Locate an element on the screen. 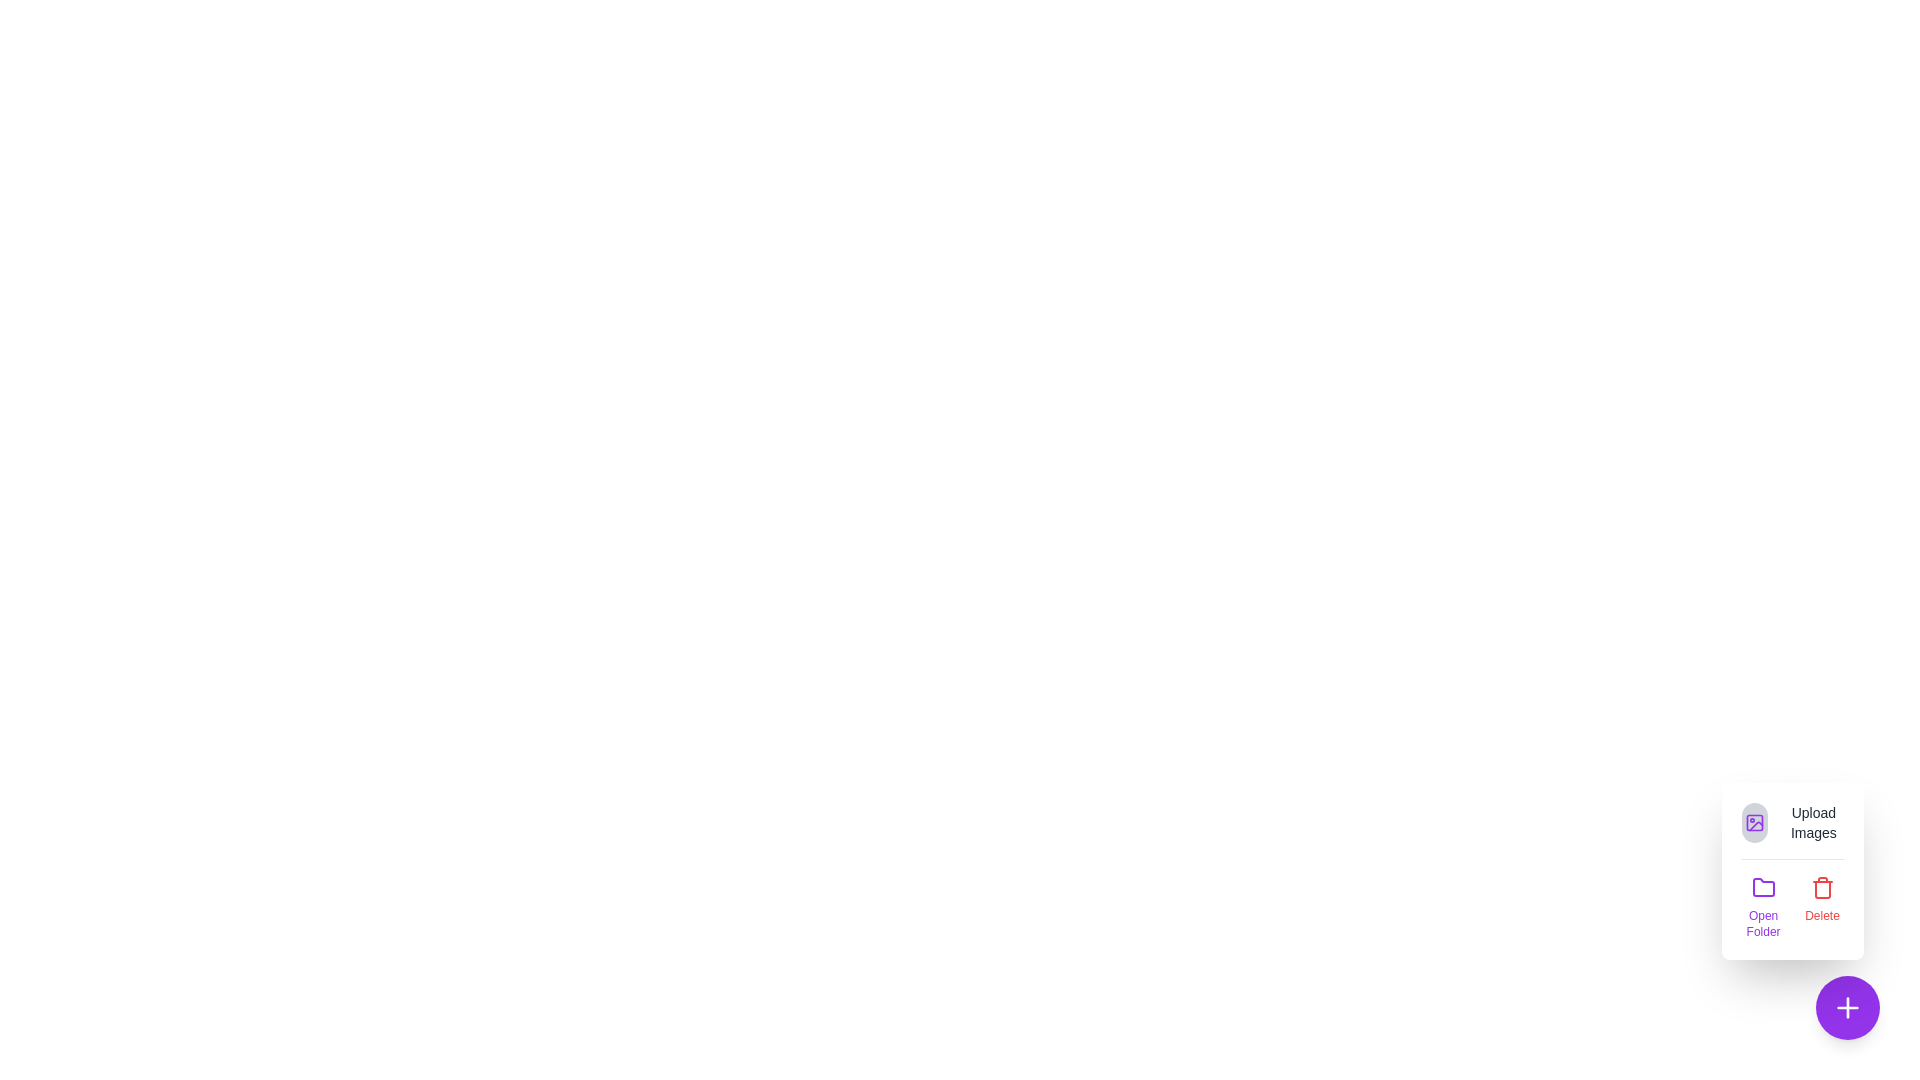 The height and width of the screenshot is (1080, 1920). the folder icon located in the lower-right quadrant of the interface is located at coordinates (1763, 886).